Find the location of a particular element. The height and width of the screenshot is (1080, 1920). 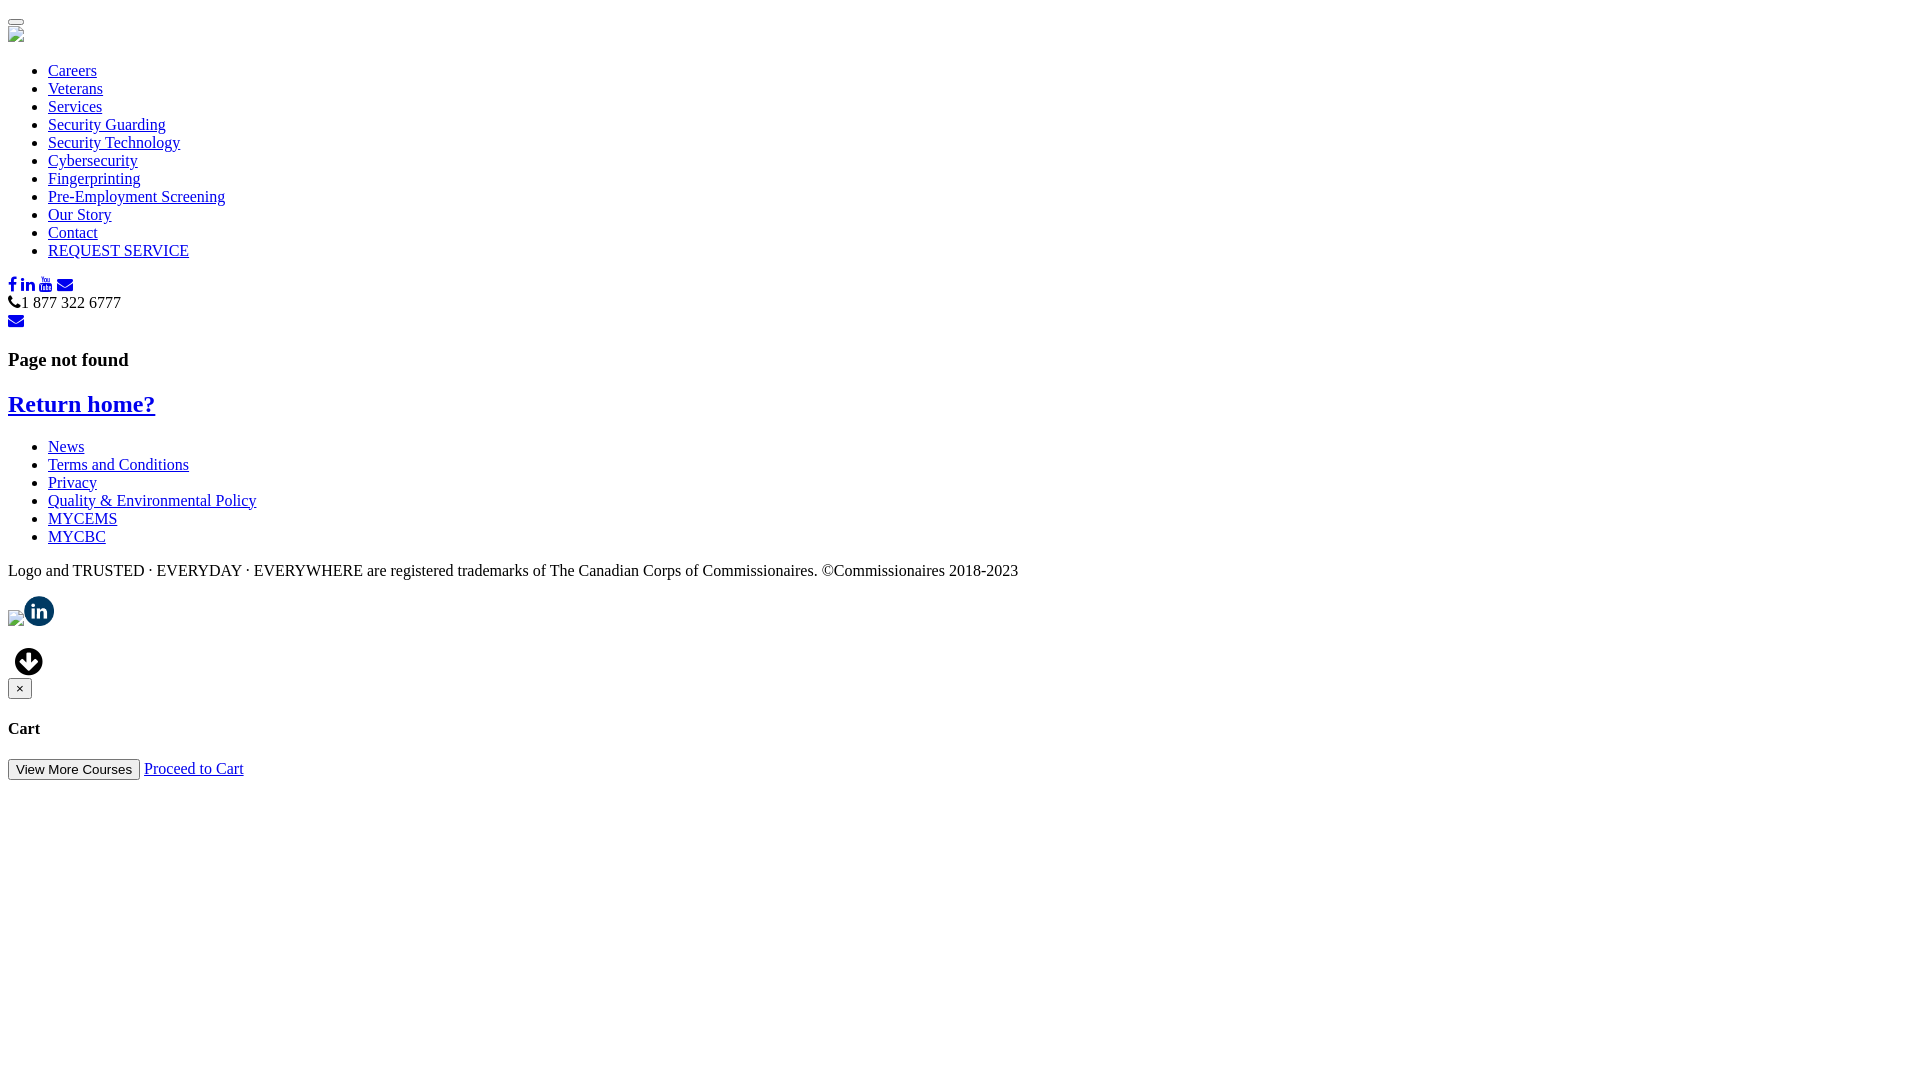

'Services' is located at coordinates (75, 106).